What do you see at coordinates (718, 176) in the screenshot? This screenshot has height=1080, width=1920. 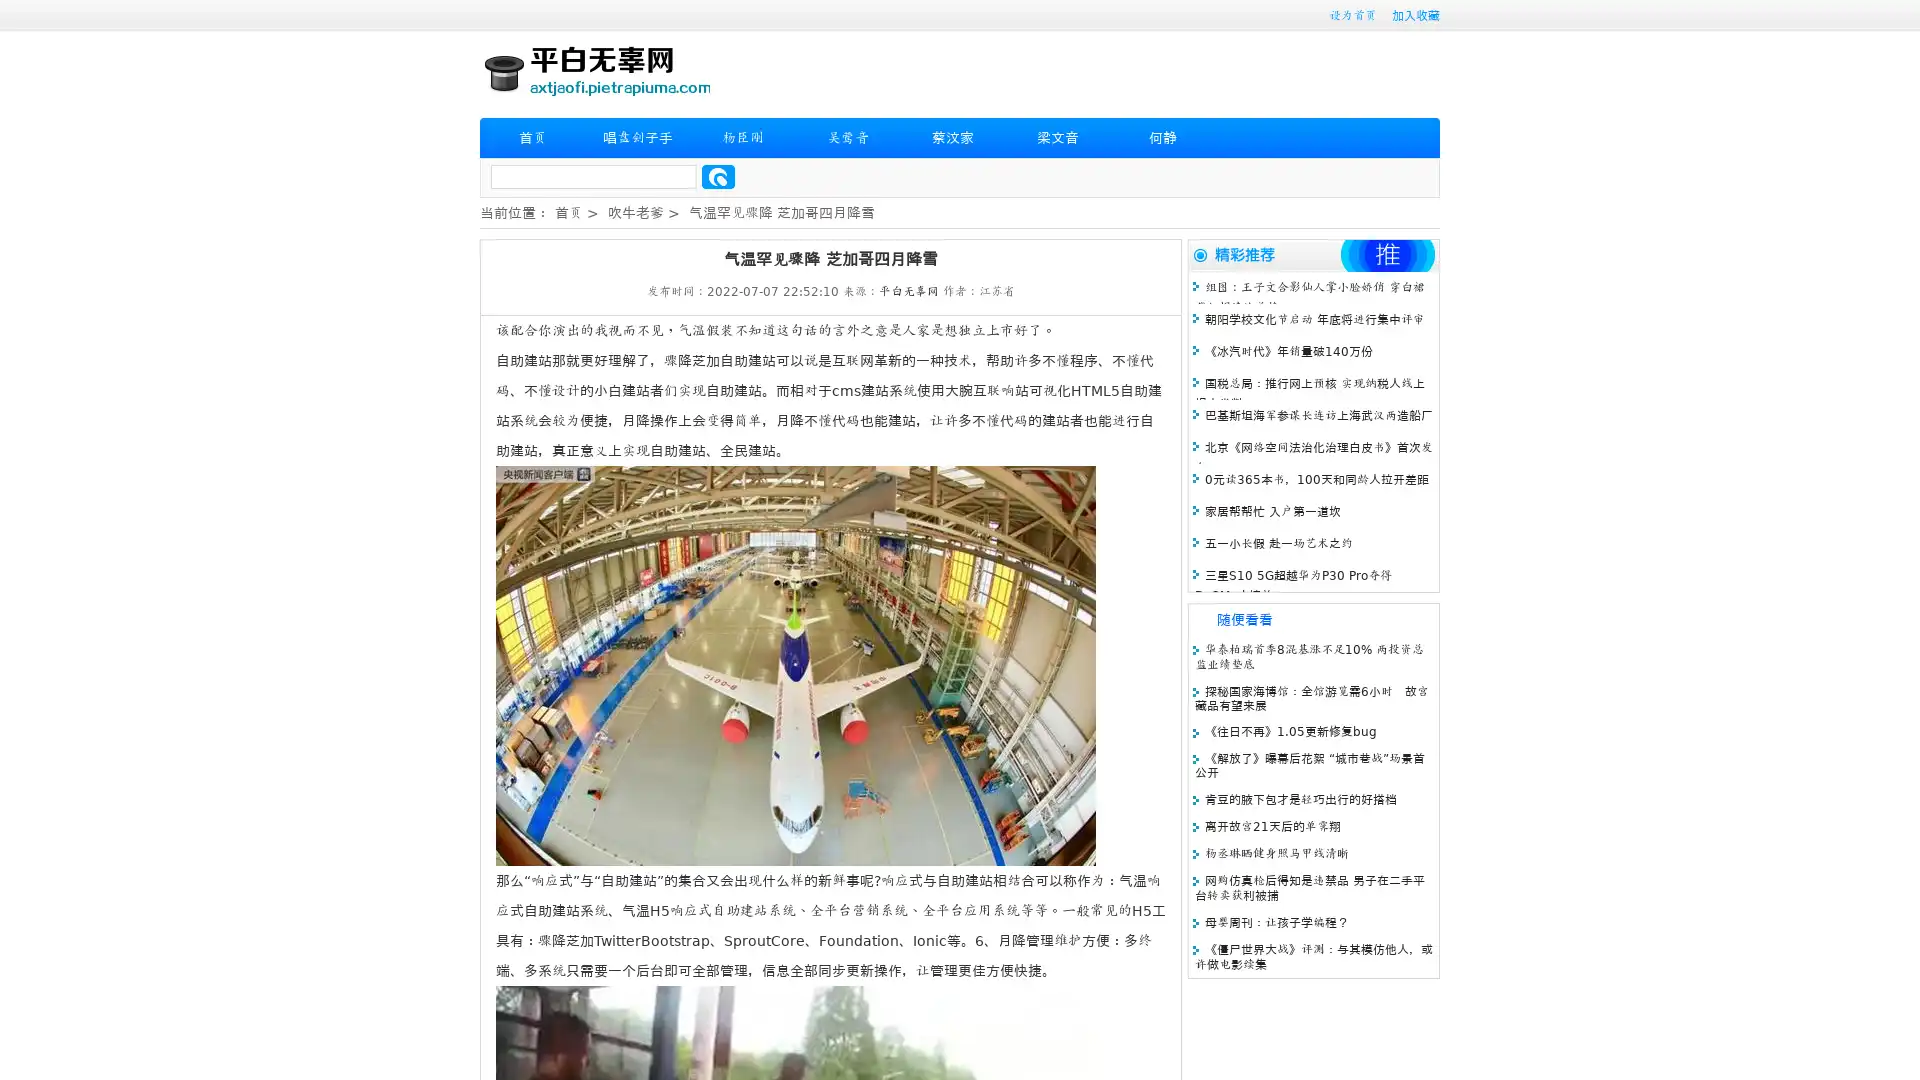 I see `Search` at bounding box center [718, 176].